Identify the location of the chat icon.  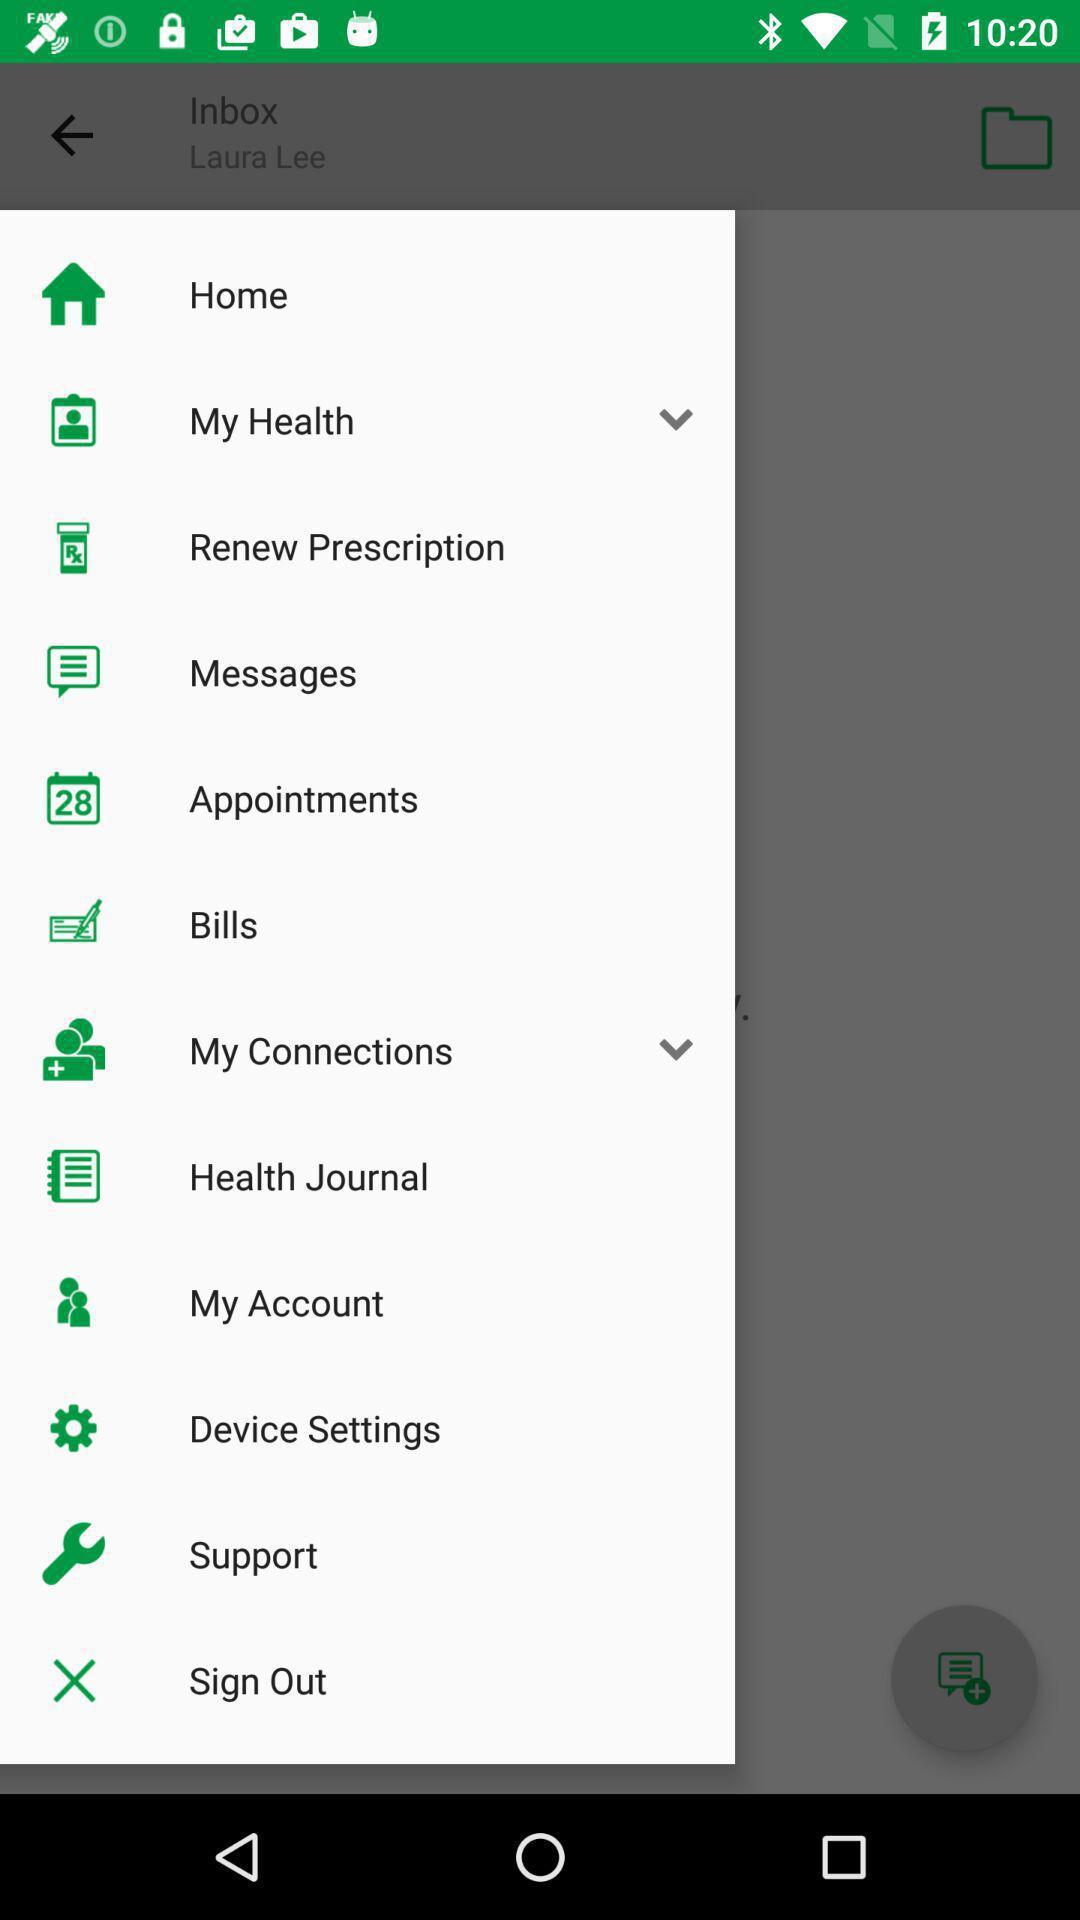
(963, 1678).